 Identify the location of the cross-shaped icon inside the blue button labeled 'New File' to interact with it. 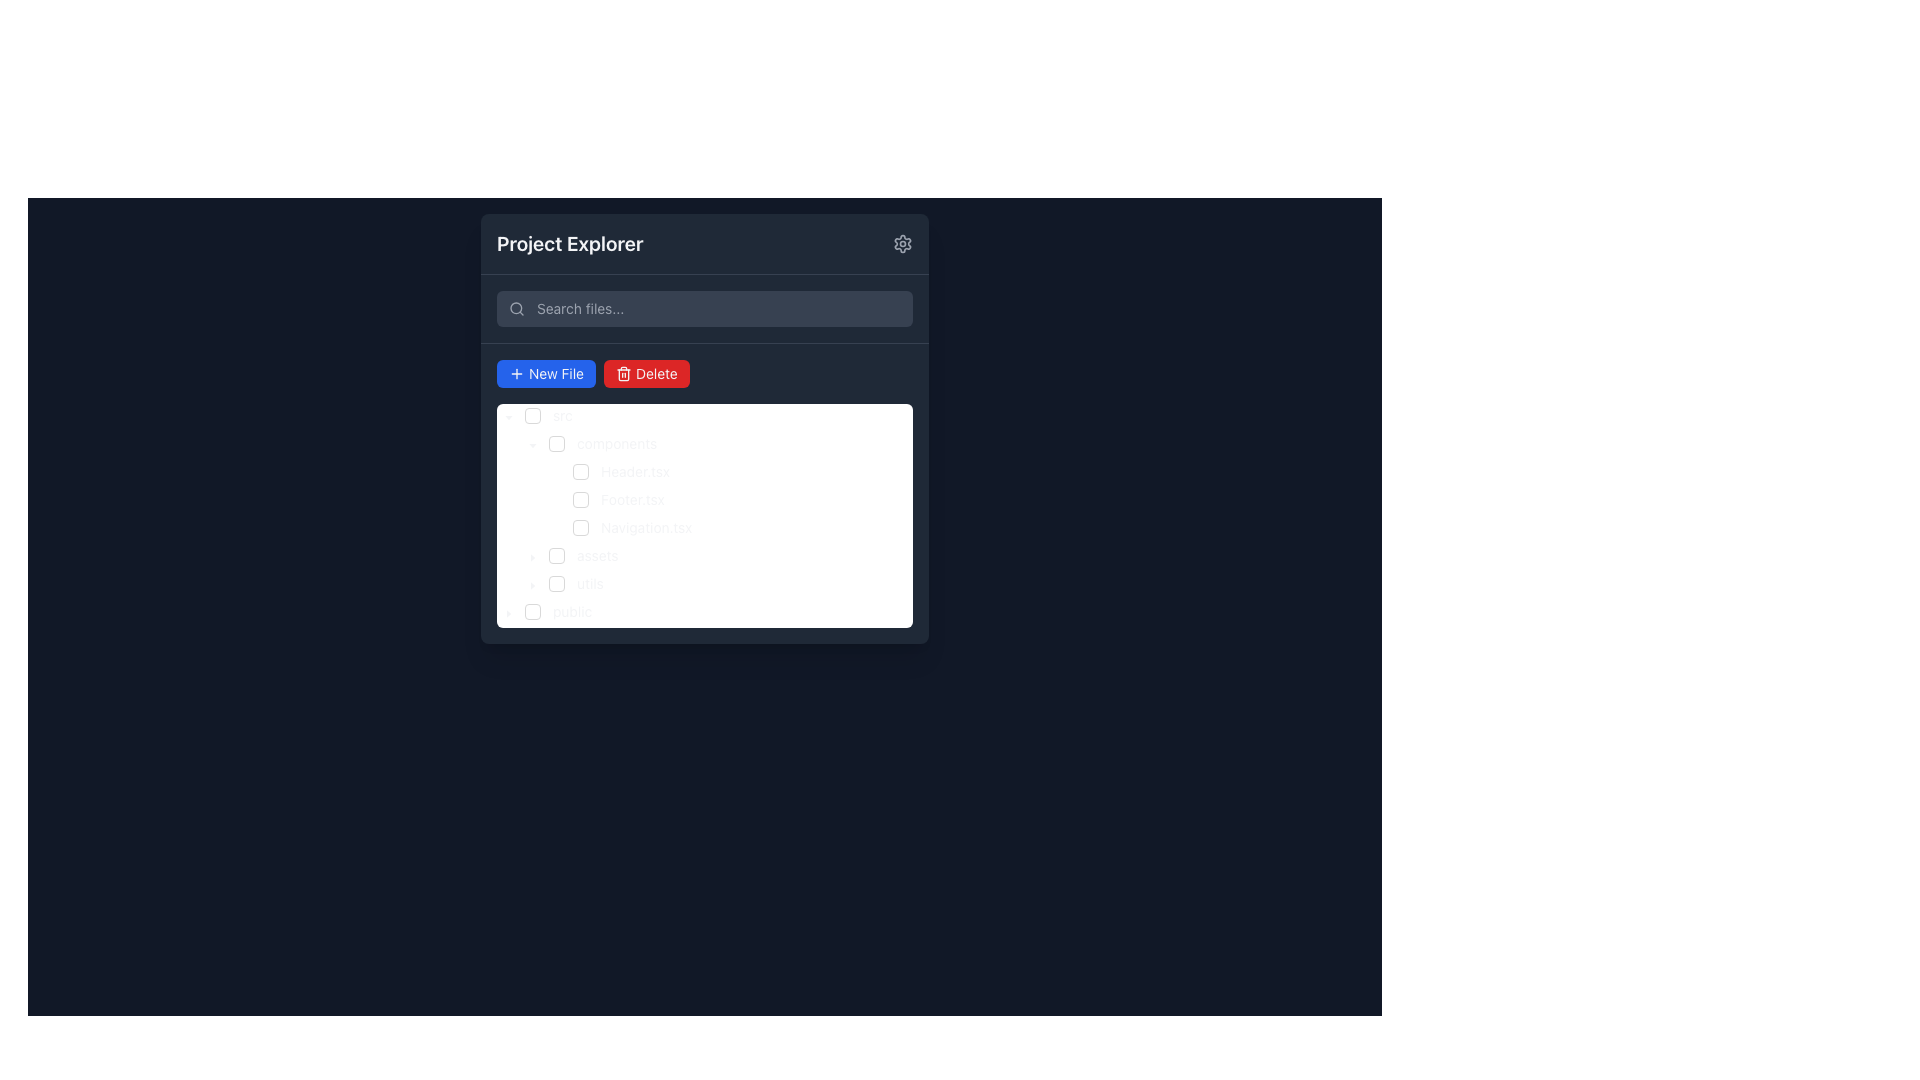
(517, 374).